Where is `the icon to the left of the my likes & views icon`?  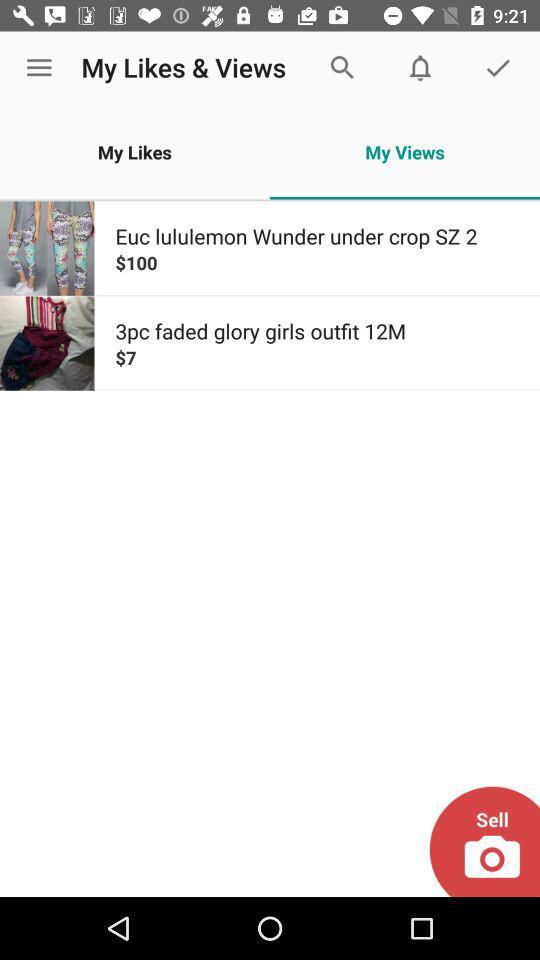 the icon to the left of the my likes & views icon is located at coordinates (39, 68).